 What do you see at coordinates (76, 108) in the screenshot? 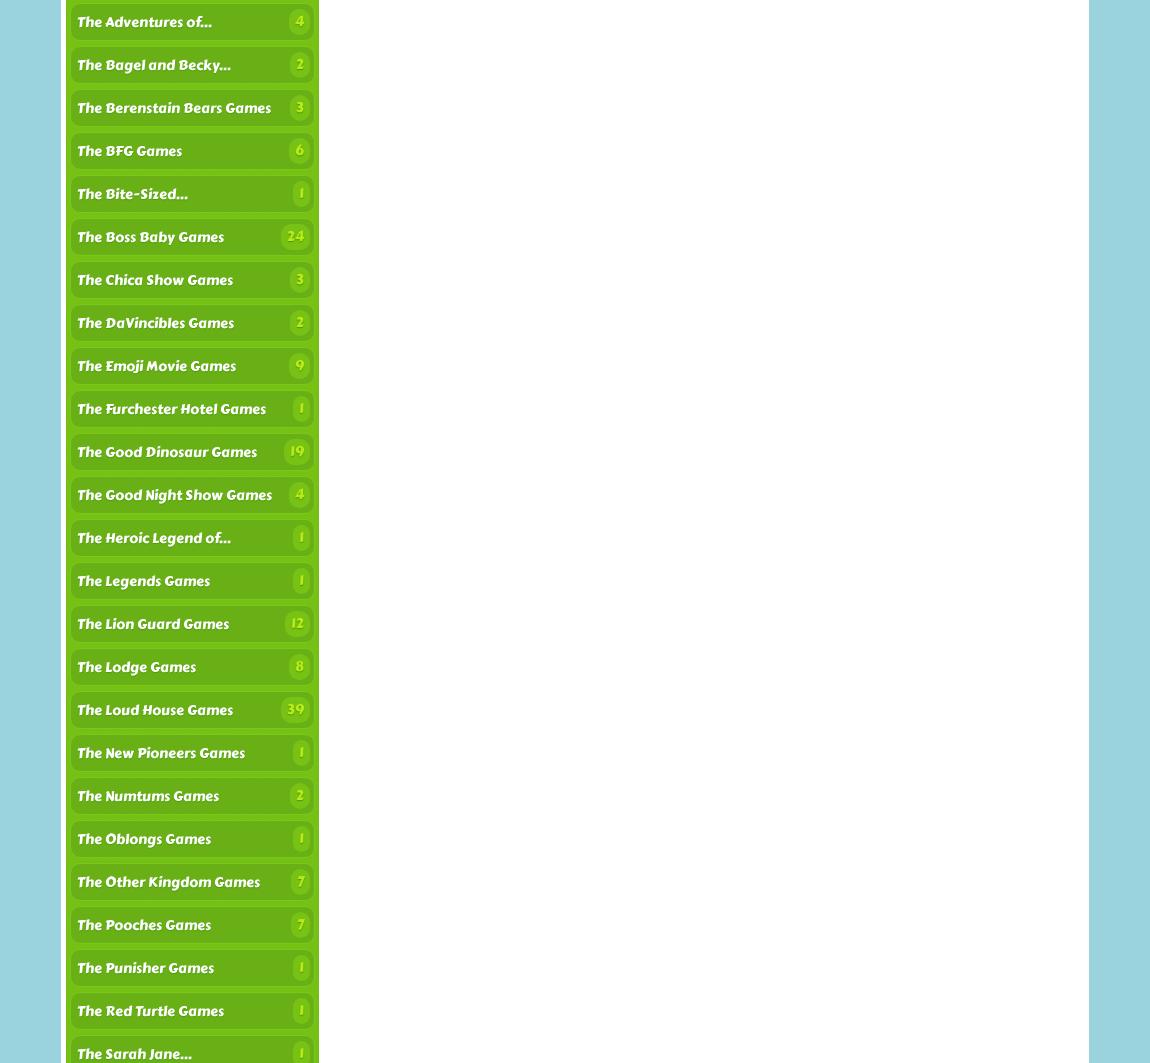
I see `'The Berenstain Bears Games'` at bounding box center [76, 108].